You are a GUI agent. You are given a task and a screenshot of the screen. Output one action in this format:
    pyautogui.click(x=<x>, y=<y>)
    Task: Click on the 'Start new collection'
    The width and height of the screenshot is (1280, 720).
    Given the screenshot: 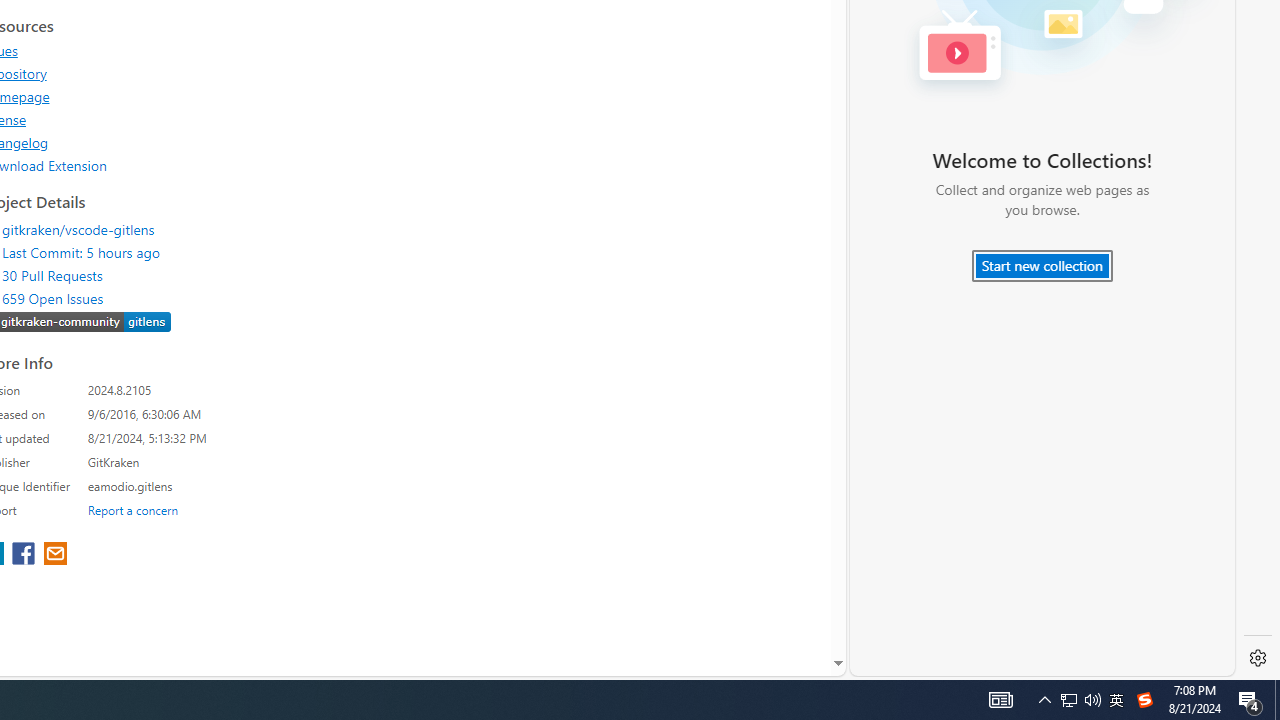 What is the action you would take?
    pyautogui.click(x=1041, y=264)
    